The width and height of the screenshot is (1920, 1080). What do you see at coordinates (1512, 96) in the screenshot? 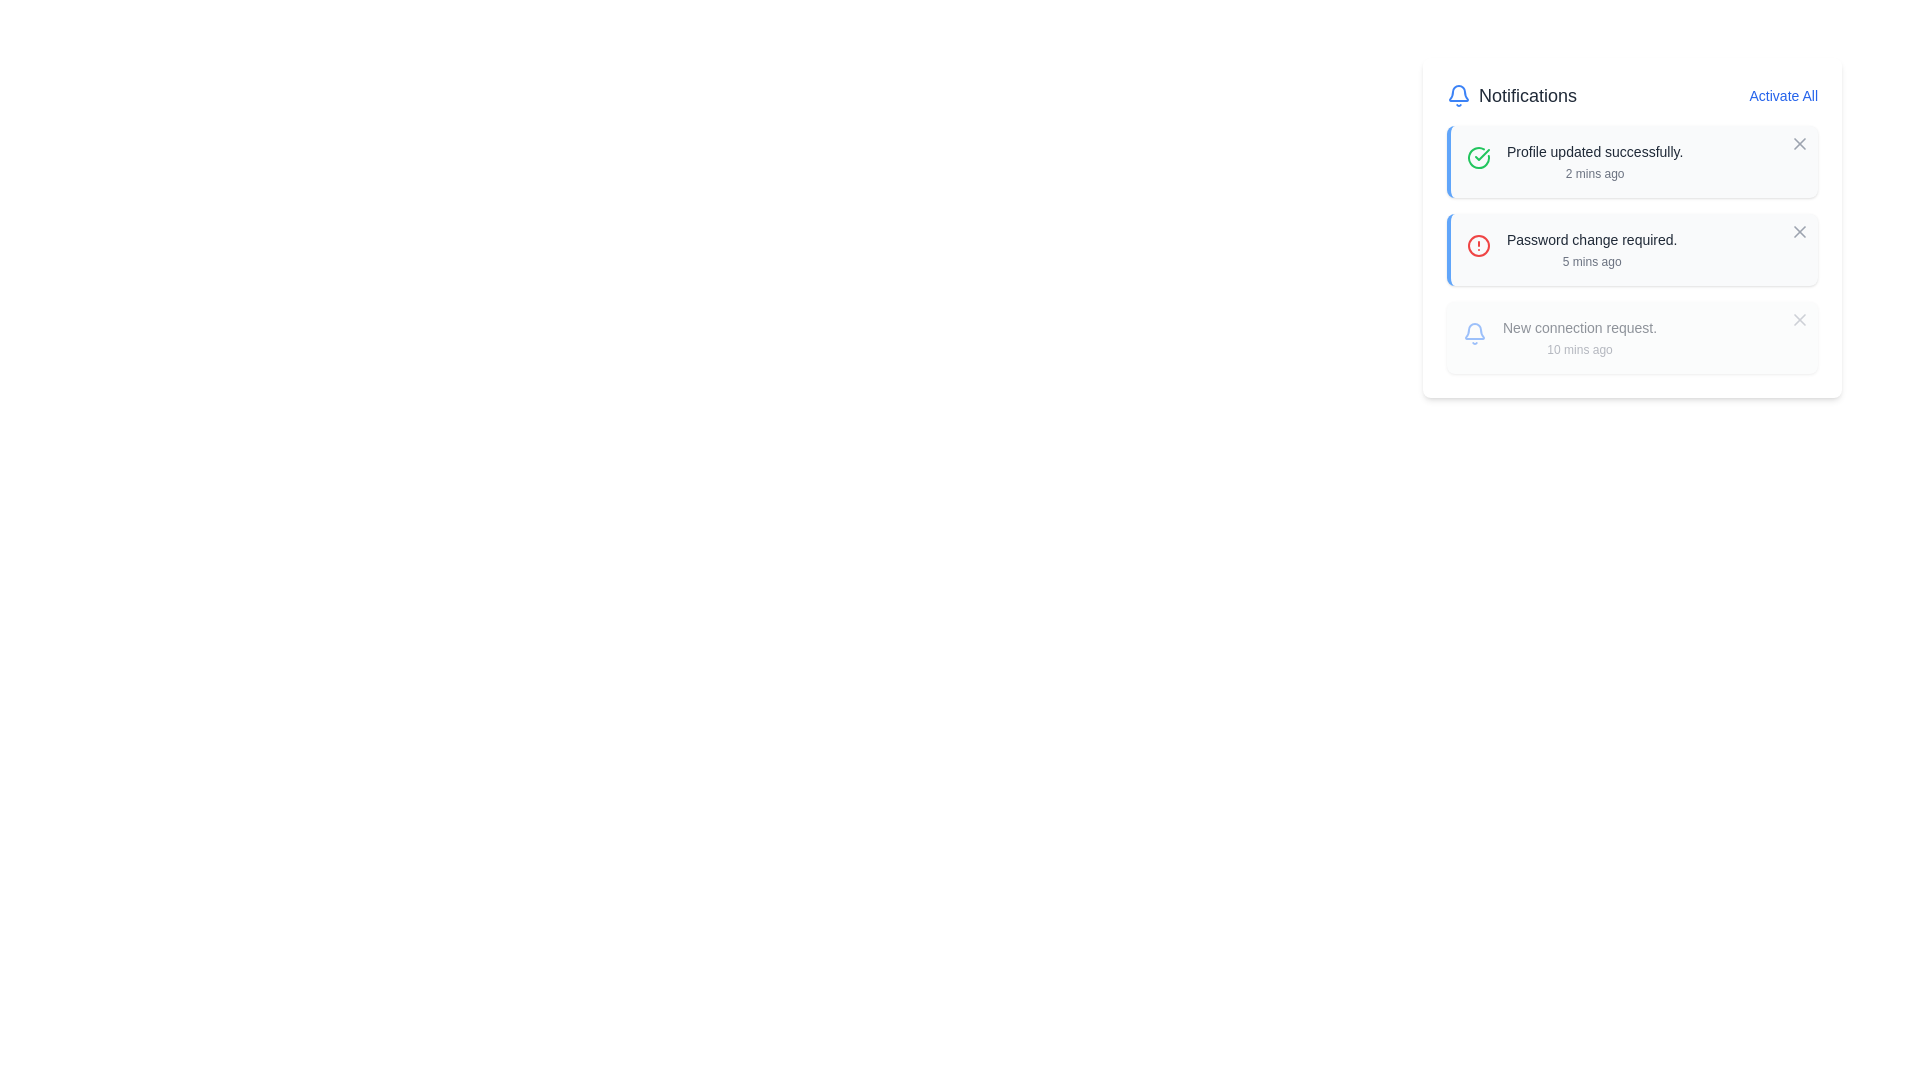
I see `the Text Label that serves as a heading for the notification panel, located at the top-left corner of the panel` at bounding box center [1512, 96].